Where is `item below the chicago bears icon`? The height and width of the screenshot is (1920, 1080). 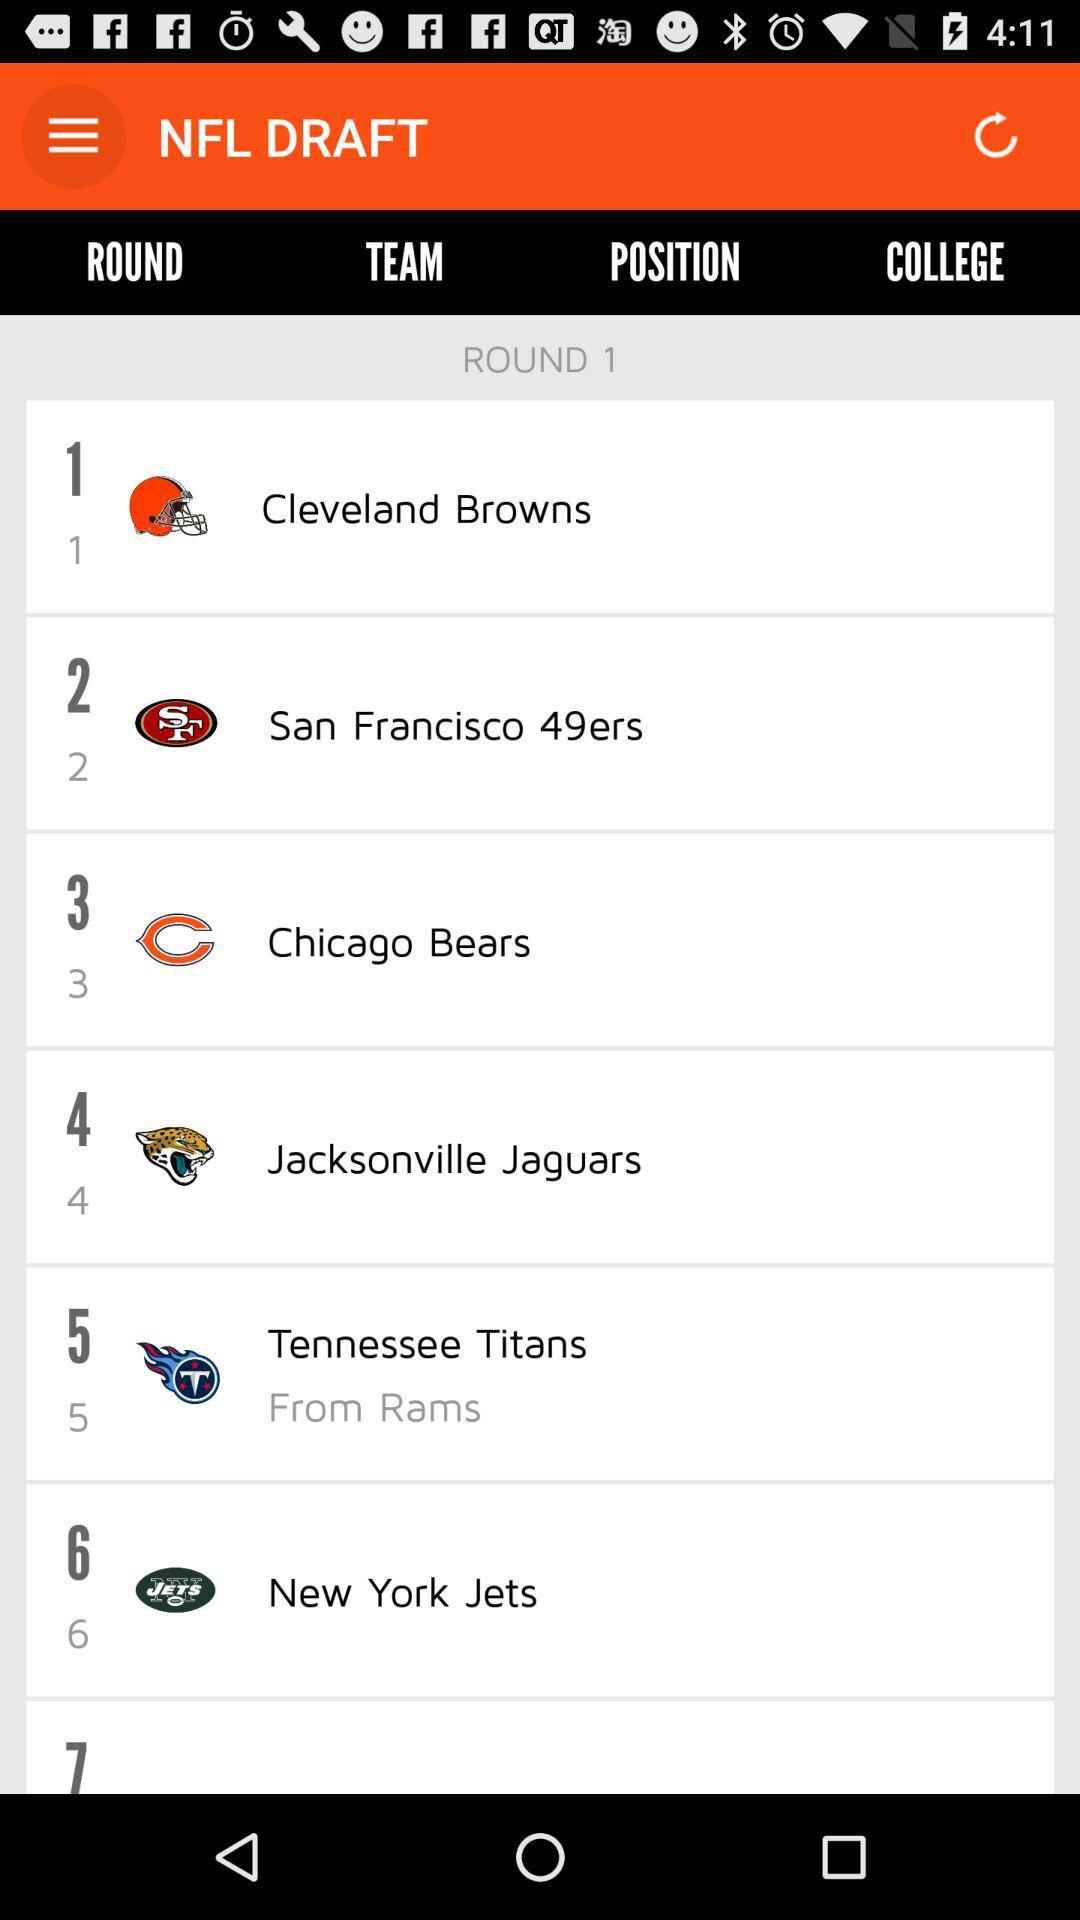 item below the chicago bears icon is located at coordinates (454, 1156).